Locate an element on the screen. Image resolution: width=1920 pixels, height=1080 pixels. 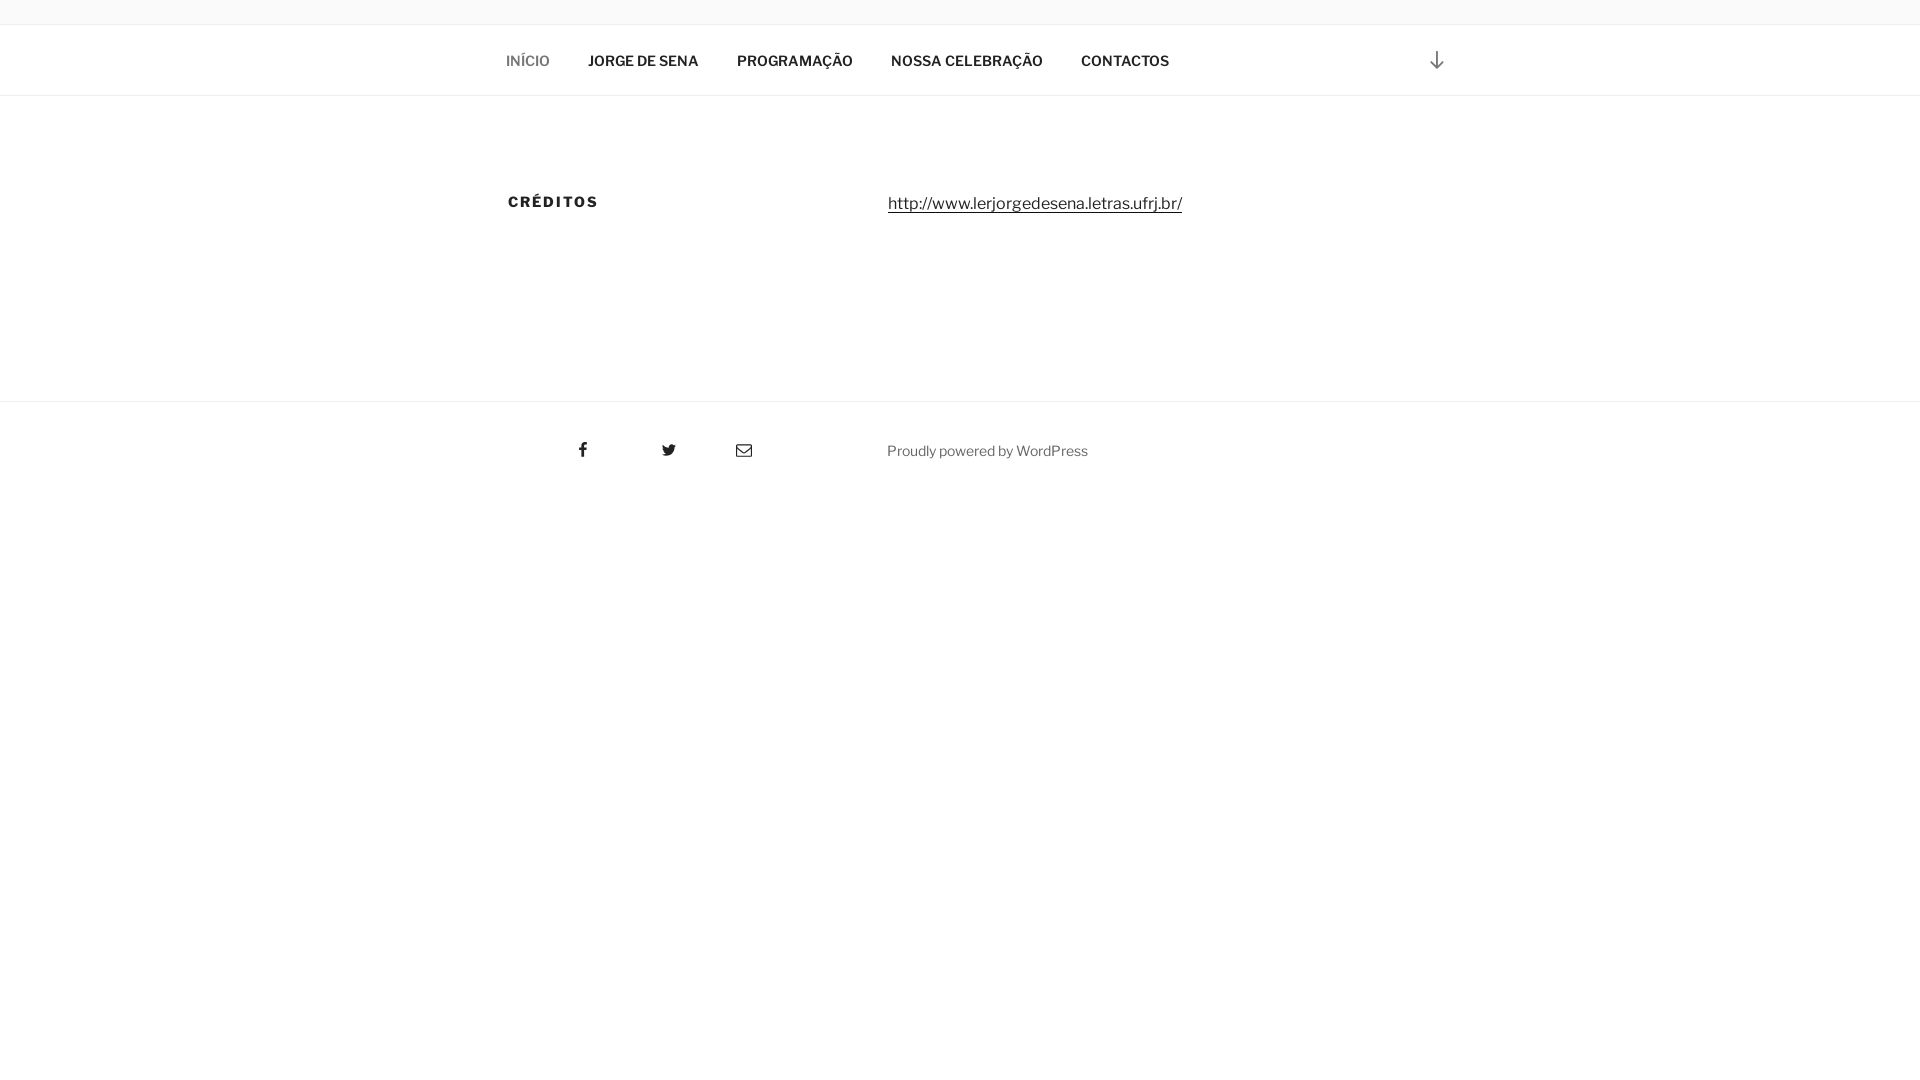
'Twitter' is located at coordinates (643, 442).